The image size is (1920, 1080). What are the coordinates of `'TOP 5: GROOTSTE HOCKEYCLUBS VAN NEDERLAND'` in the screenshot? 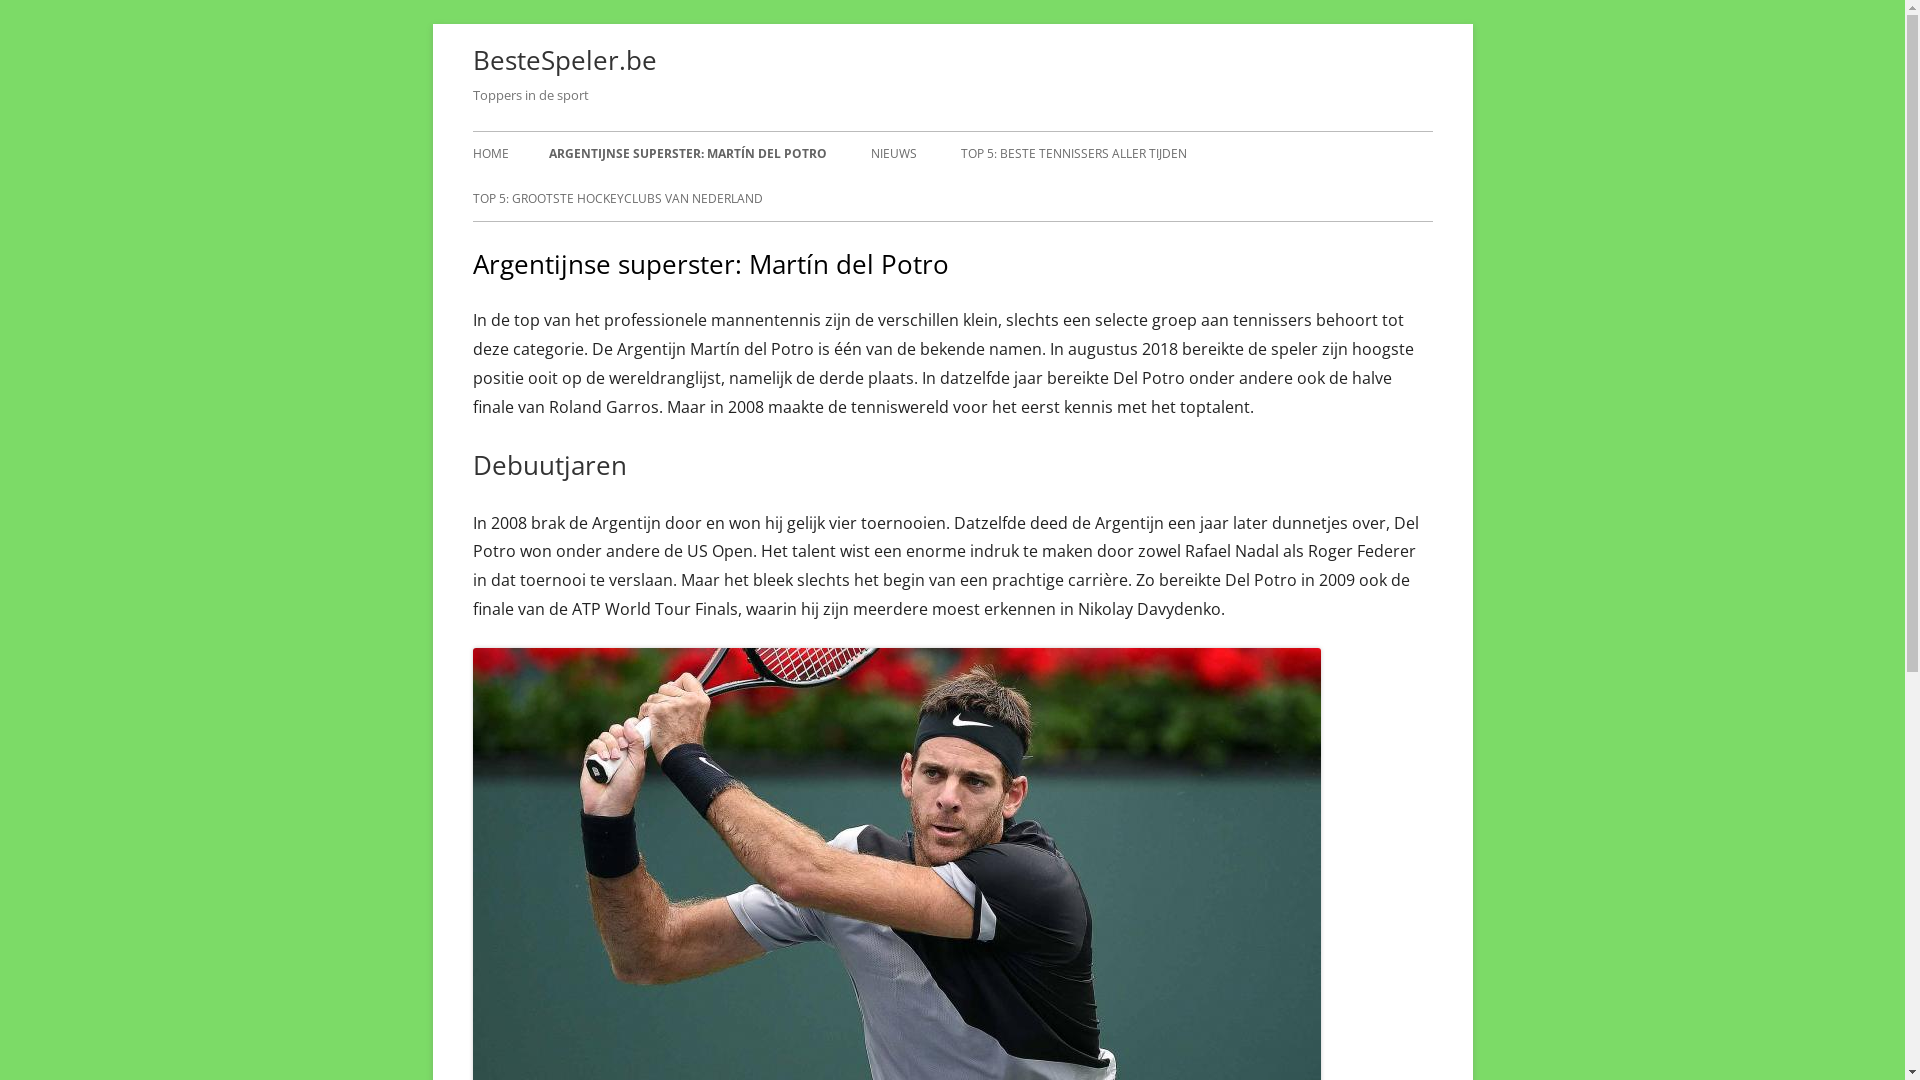 It's located at (470, 199).